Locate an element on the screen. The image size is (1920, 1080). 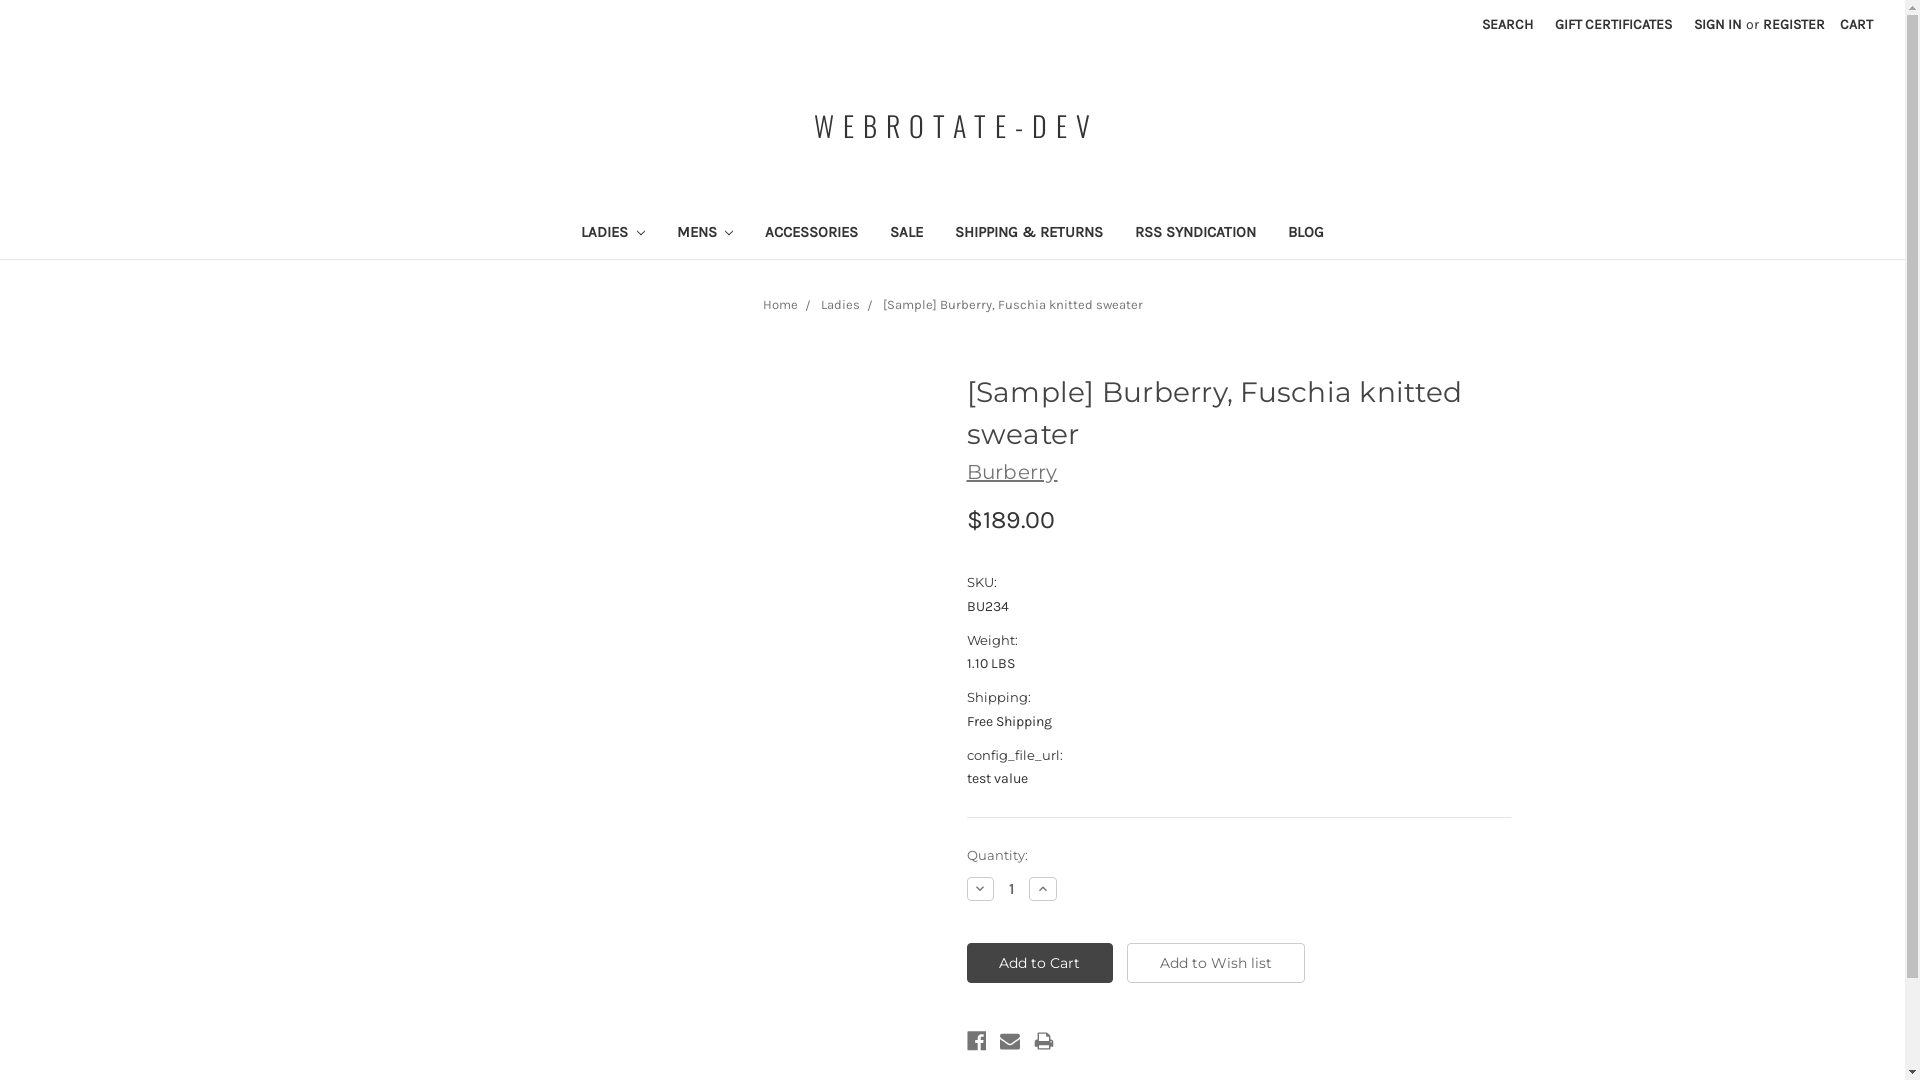
'Home' is located at coordinates (778, 304).